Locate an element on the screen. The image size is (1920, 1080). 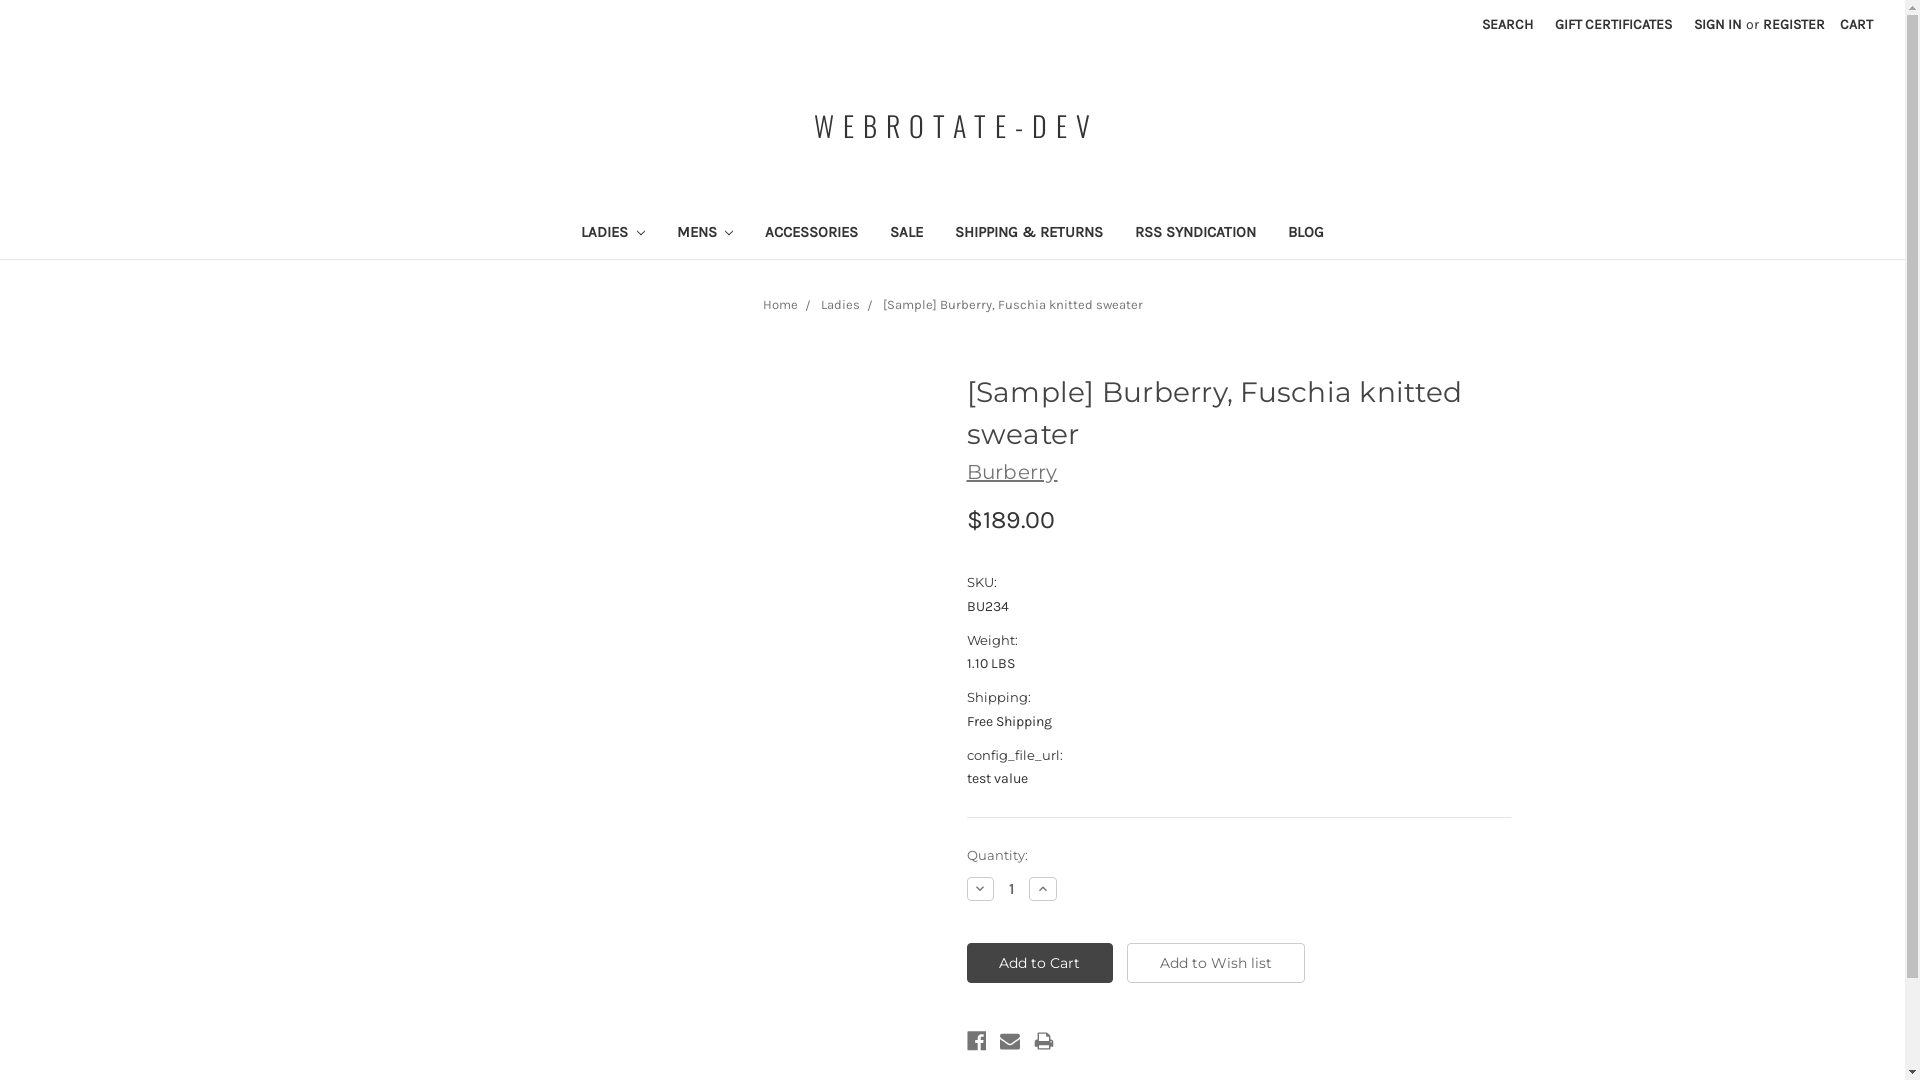
'Home' is located at coordinates (778, 304).